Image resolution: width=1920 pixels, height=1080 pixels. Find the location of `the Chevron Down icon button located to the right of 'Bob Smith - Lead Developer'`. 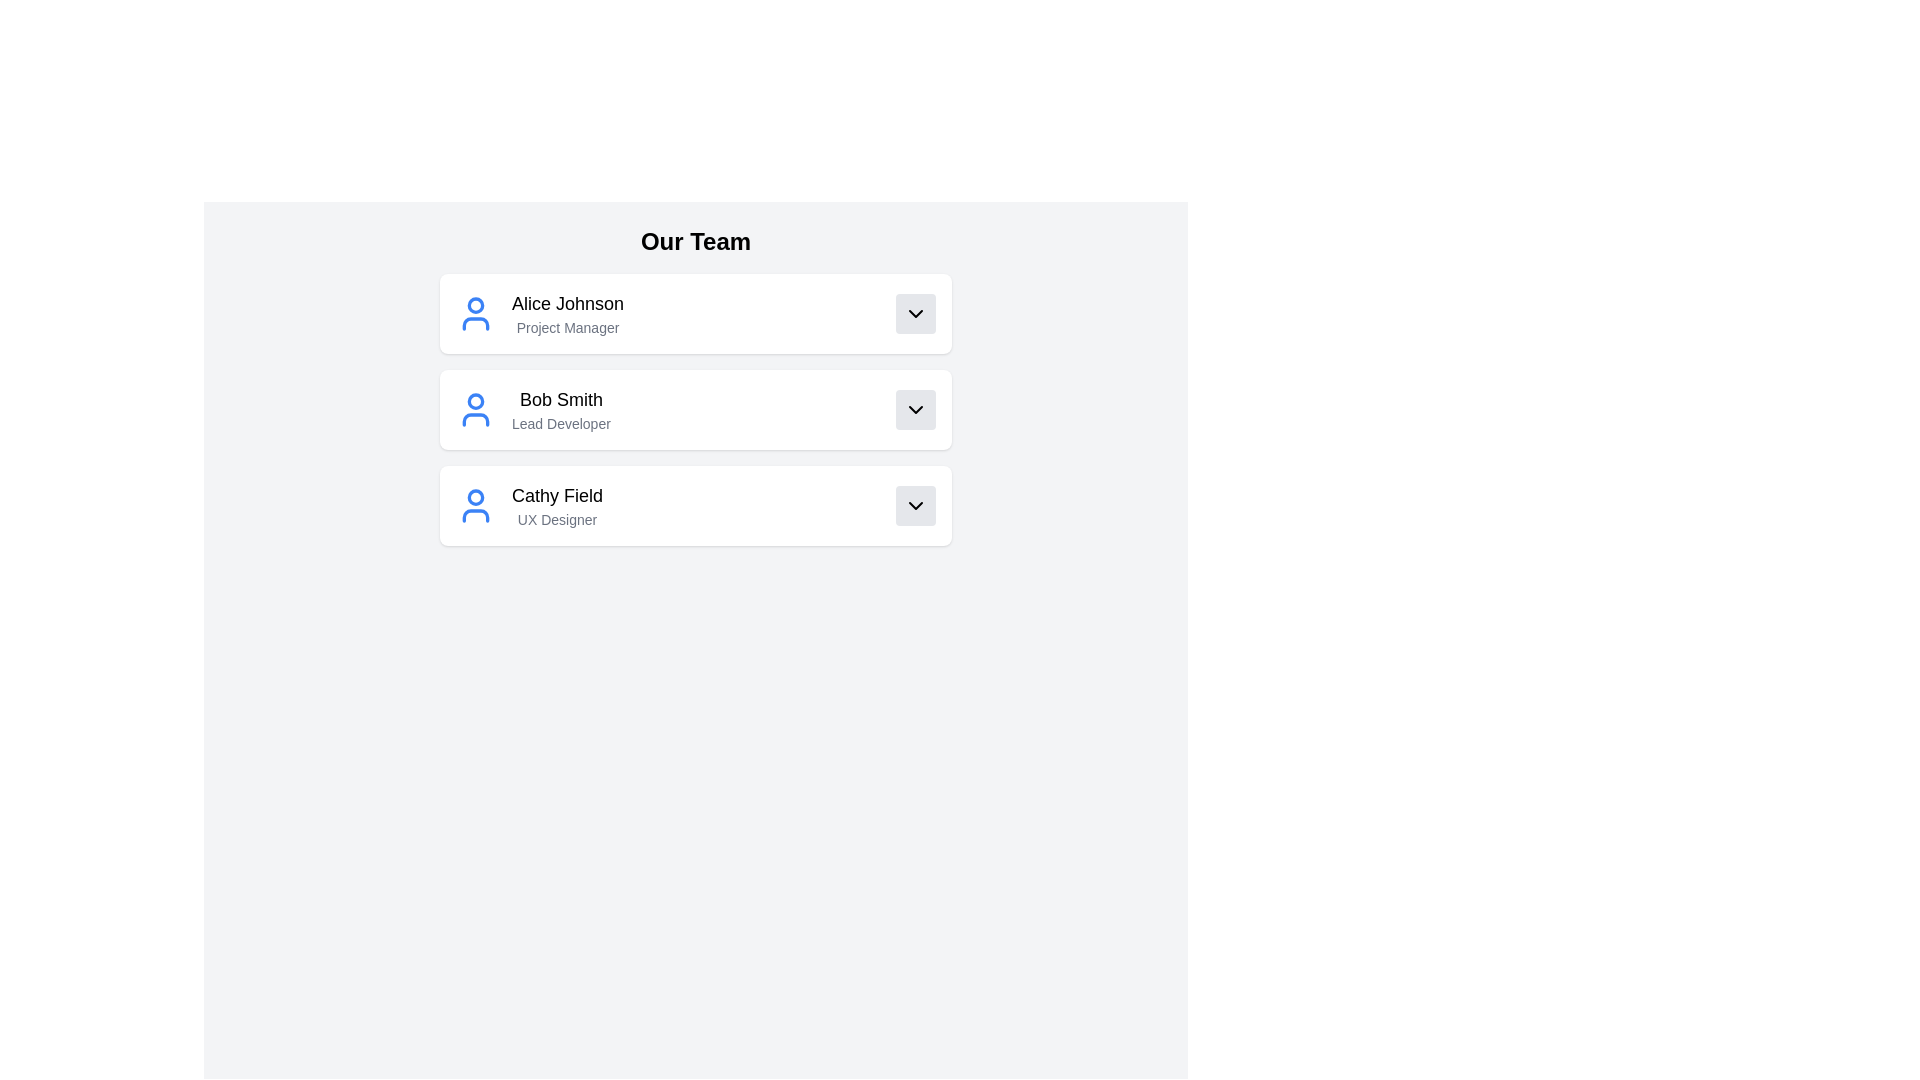

the Chevron Down icon button located to the right of 'Bob Smith - Lead Developer' is located at coordinates (915, 408).